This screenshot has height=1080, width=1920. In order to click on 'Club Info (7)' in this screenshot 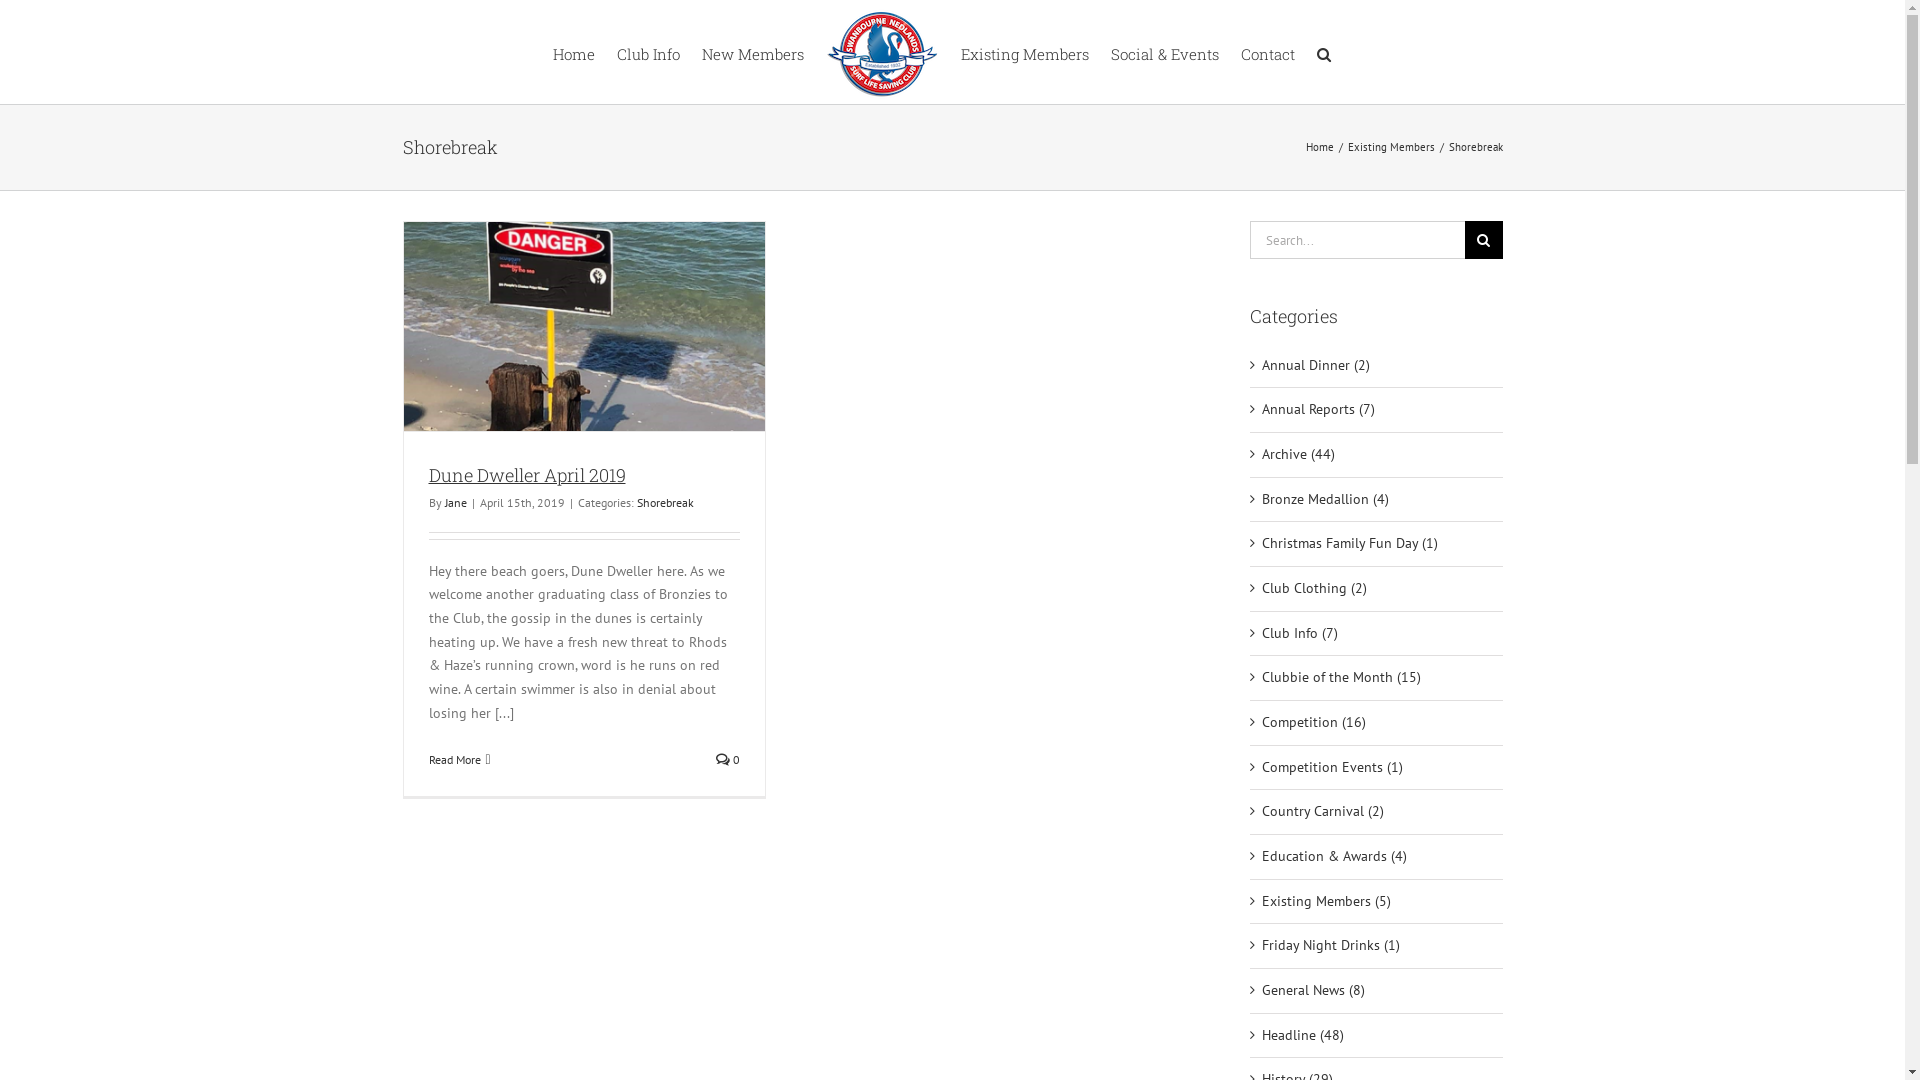, I will do `click(1376, 633)`.